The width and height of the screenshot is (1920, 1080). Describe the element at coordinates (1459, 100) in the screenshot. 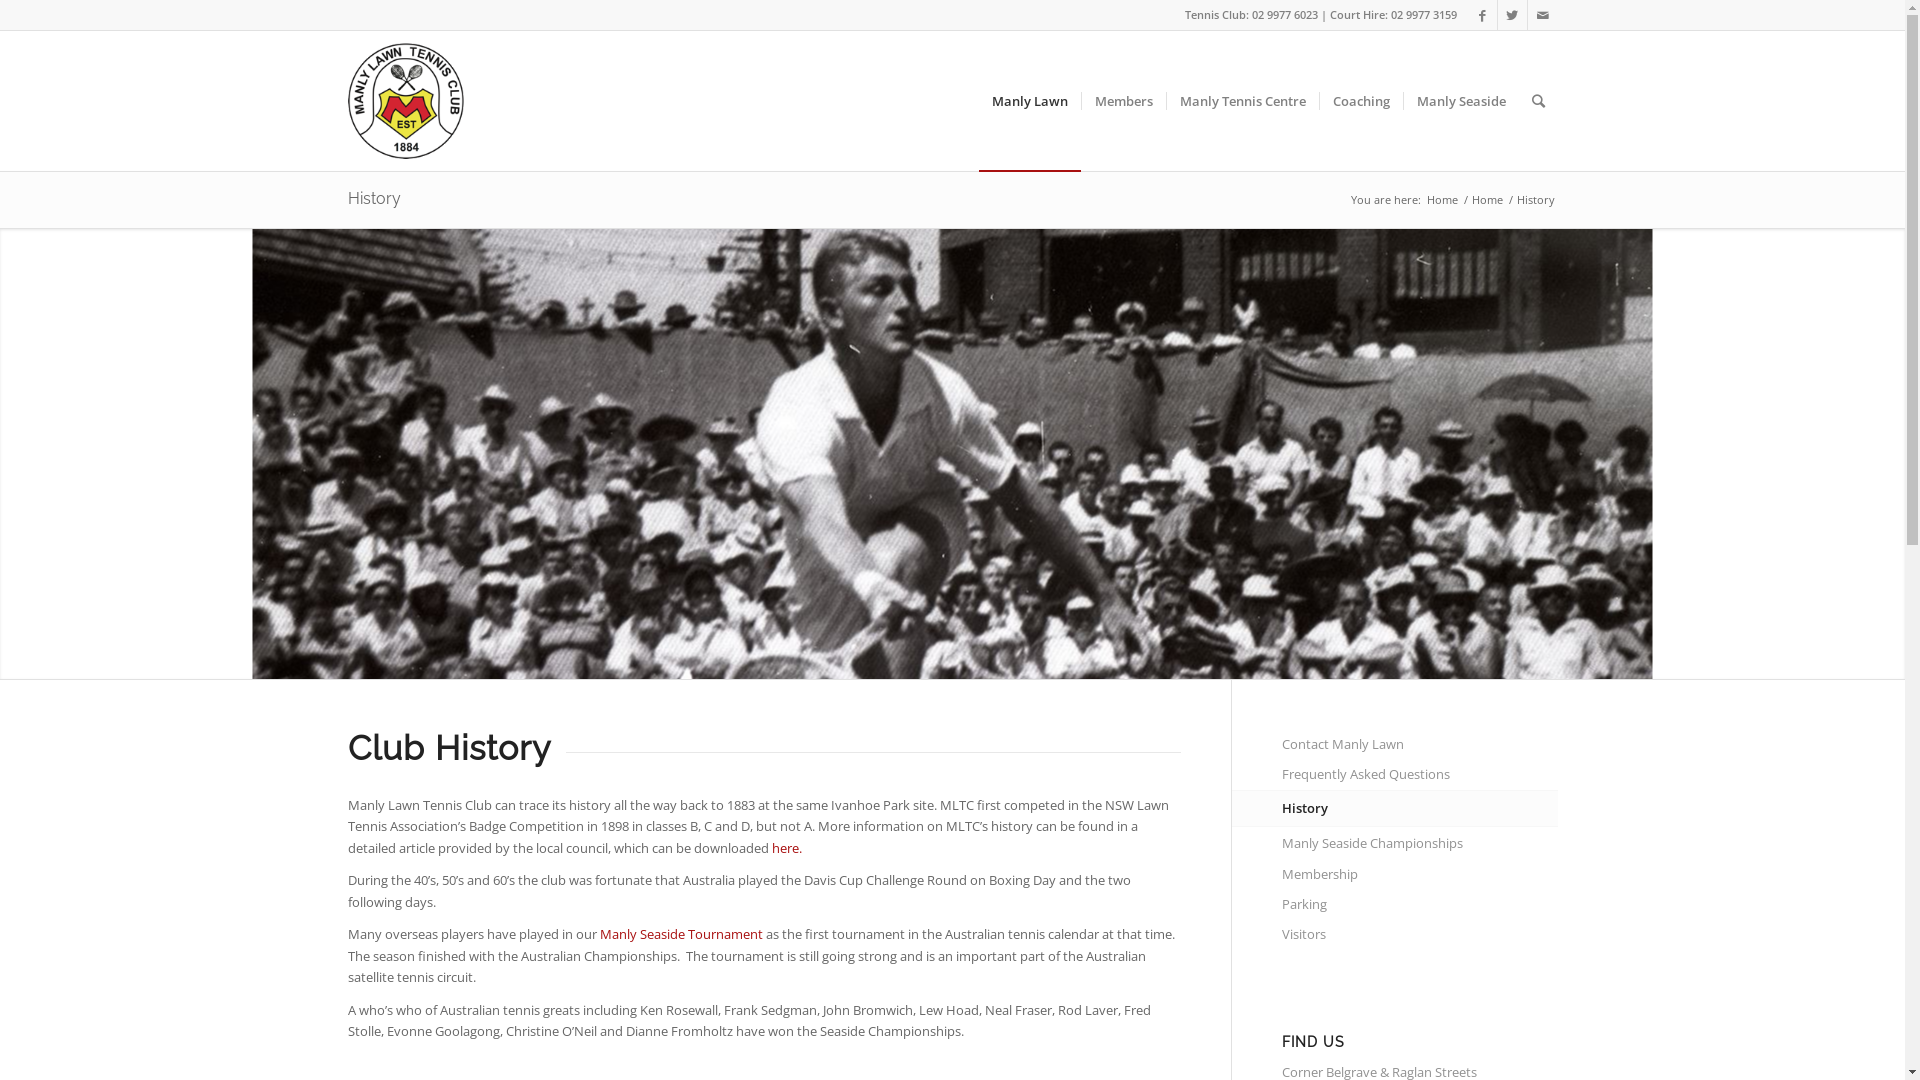

I see `'Manly Seaside'` at that location.